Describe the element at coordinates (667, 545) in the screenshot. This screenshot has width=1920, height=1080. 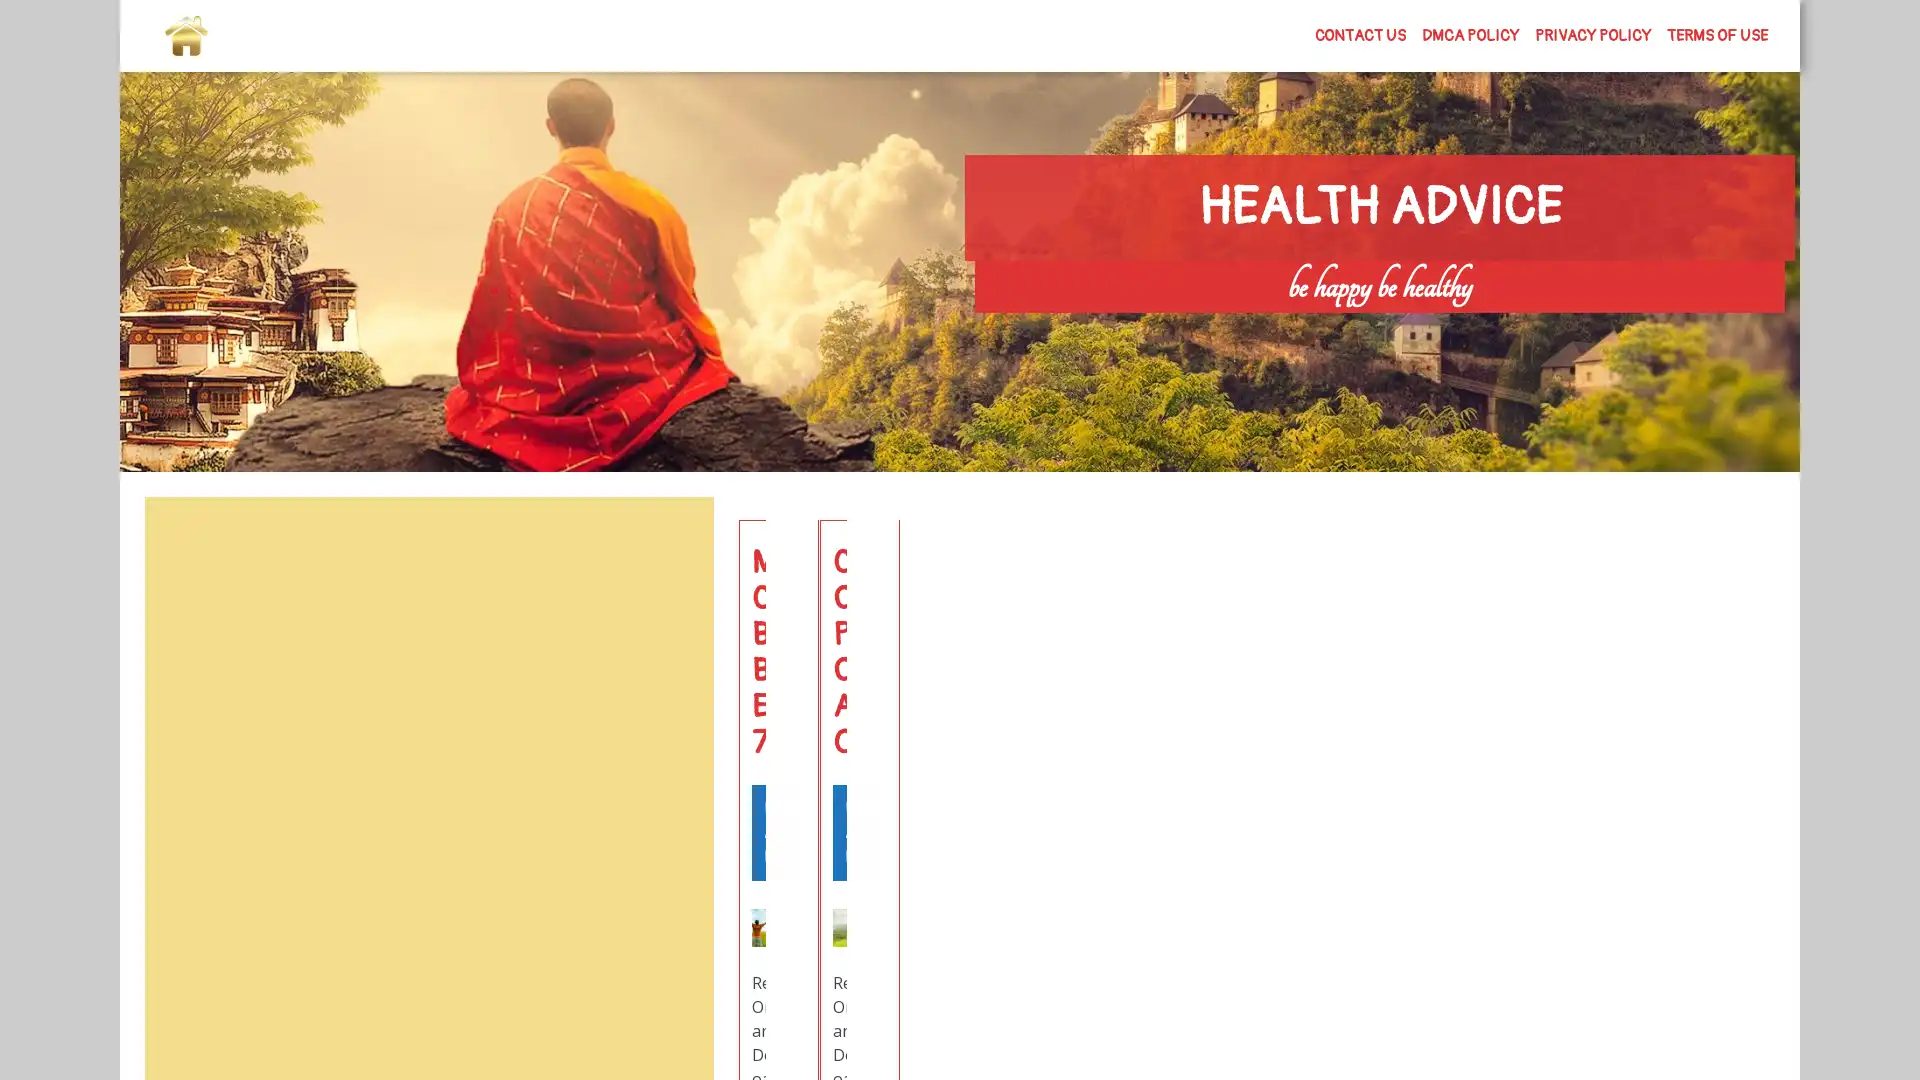
I see `Search` at that location.